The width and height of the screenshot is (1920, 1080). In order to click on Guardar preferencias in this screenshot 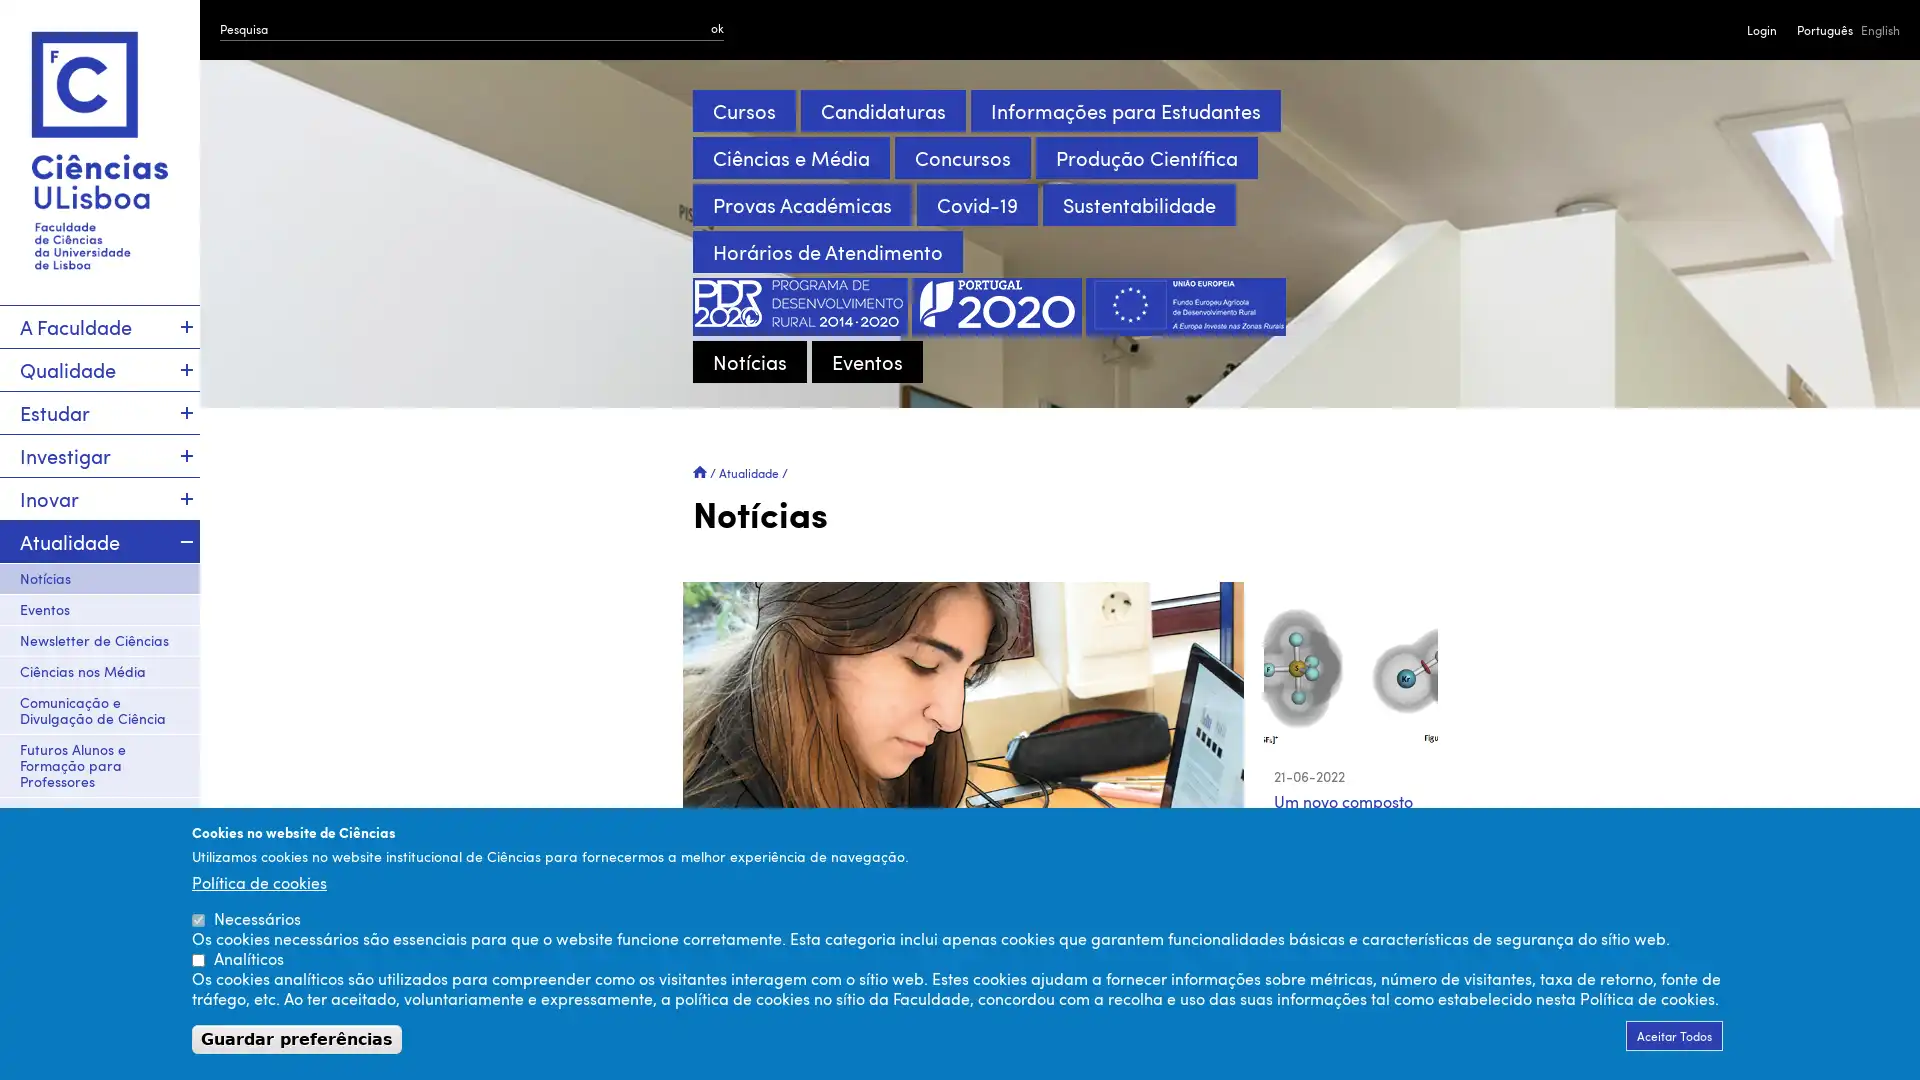, I will do `click(296, 1038)`.